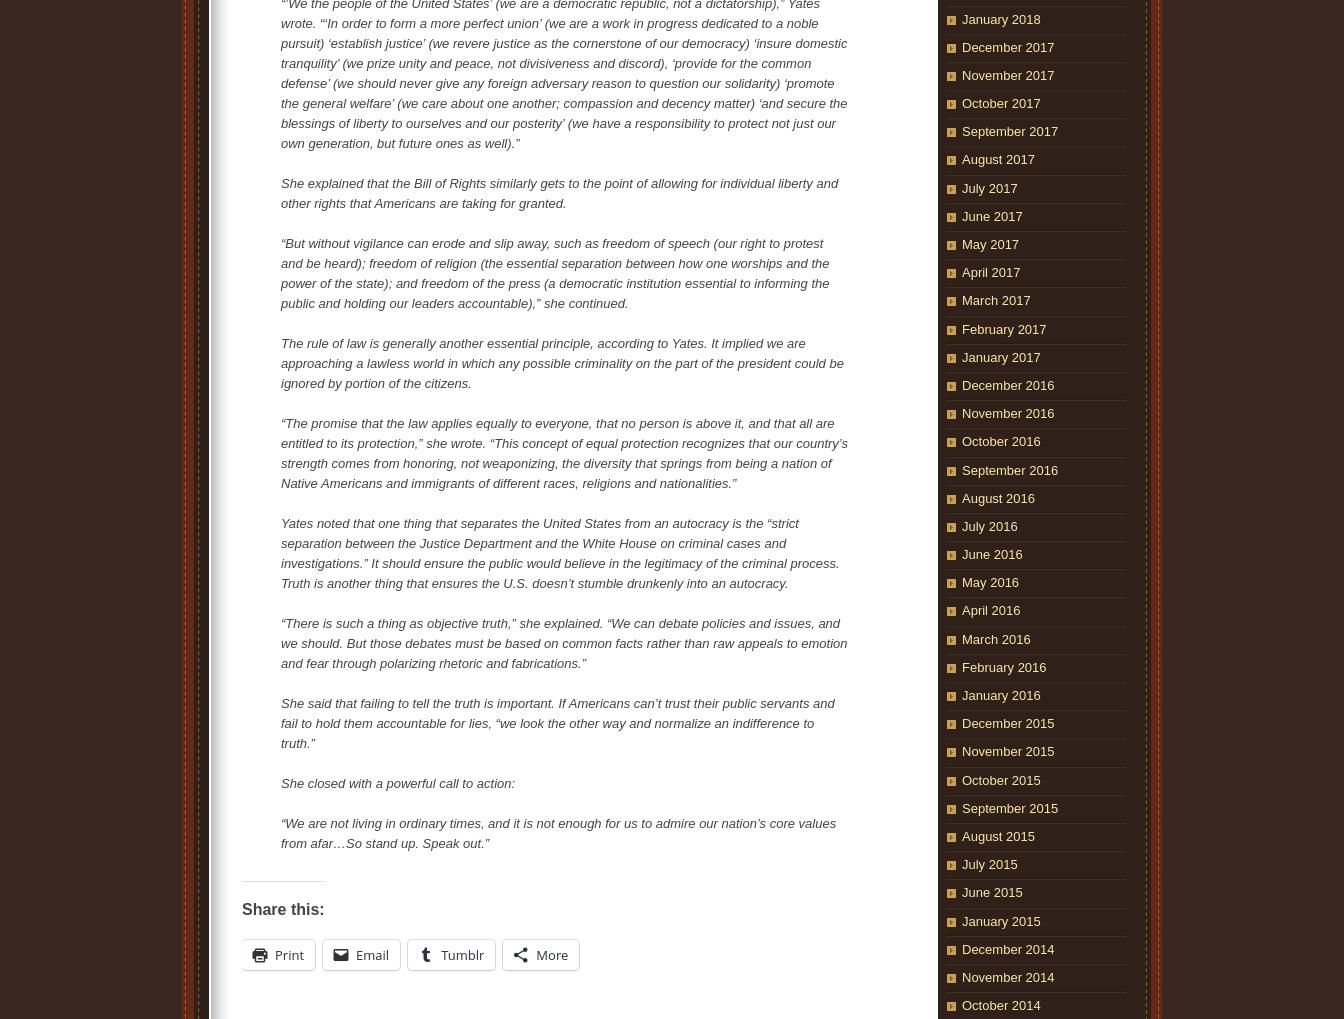 This screenshot has height=1019, width=1344. What do you see at coordinates (1010, 130) in the screenshot?
I see `'September 2017'` at bounding box center [1010, 130].